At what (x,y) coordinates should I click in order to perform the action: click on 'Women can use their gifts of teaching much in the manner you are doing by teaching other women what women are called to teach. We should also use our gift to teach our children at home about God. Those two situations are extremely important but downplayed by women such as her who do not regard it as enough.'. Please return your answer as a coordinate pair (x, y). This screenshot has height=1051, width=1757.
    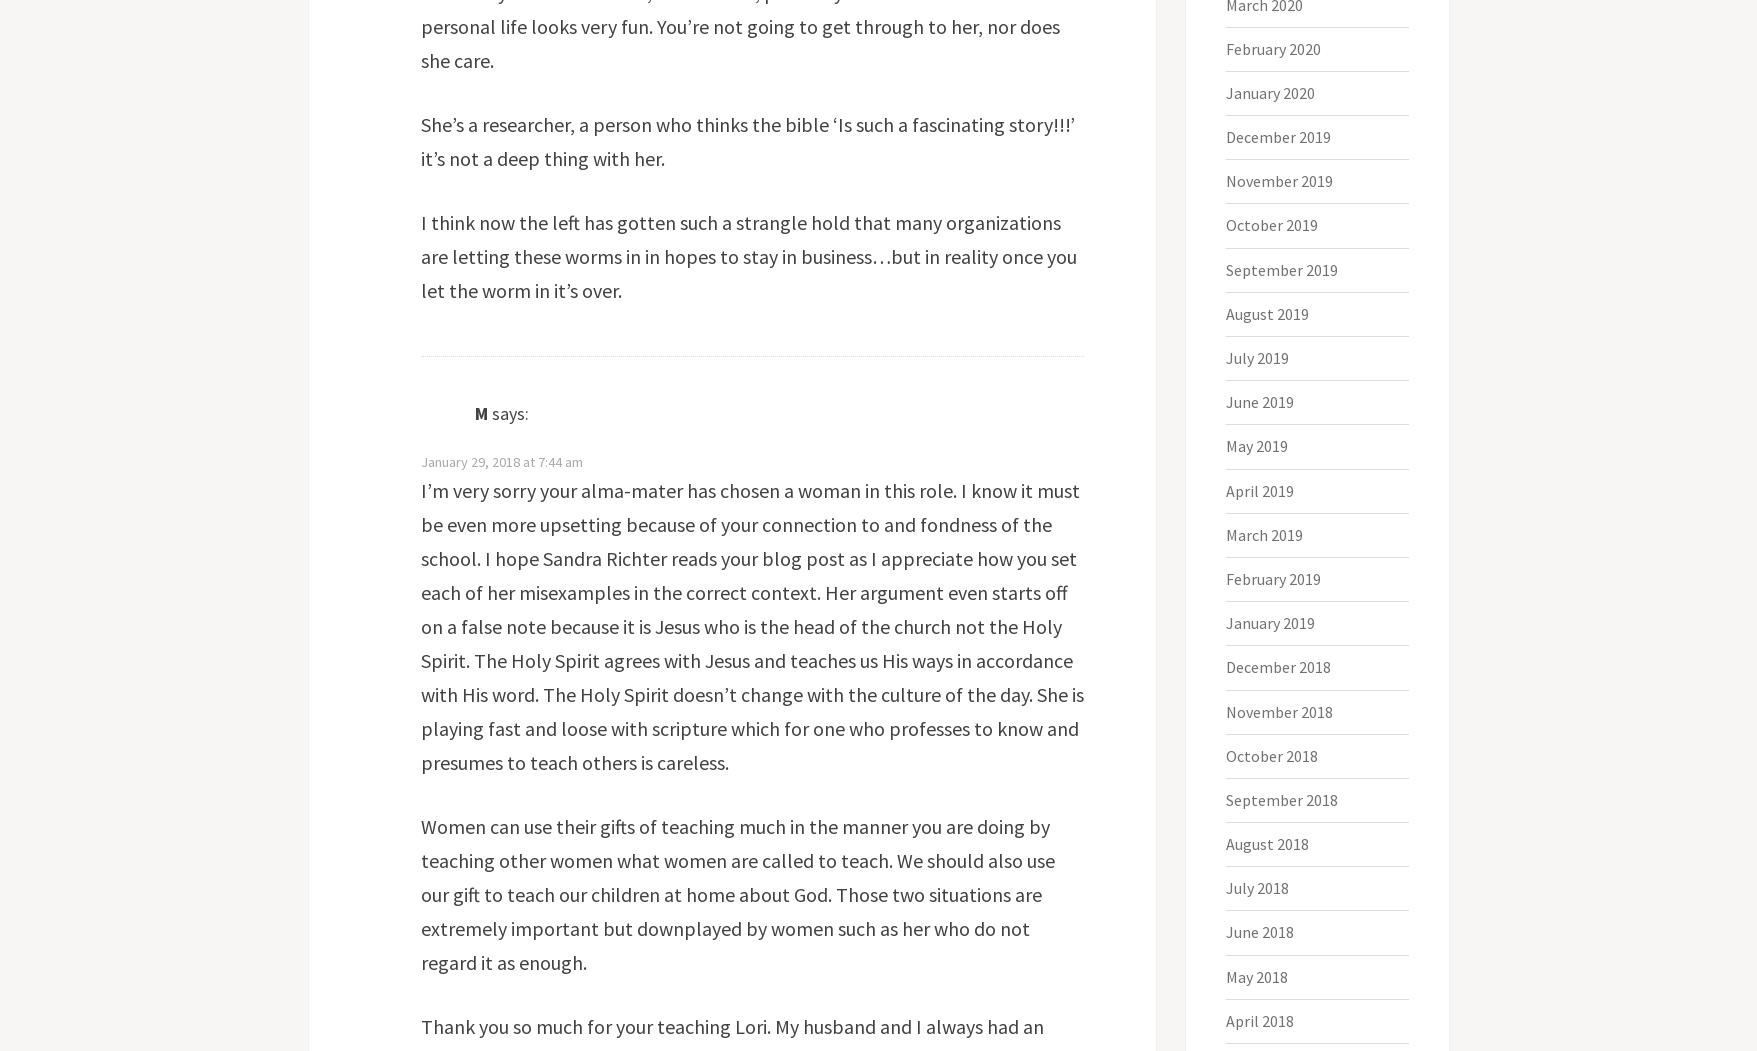
    Looking at the image, I should click on (418, 894).